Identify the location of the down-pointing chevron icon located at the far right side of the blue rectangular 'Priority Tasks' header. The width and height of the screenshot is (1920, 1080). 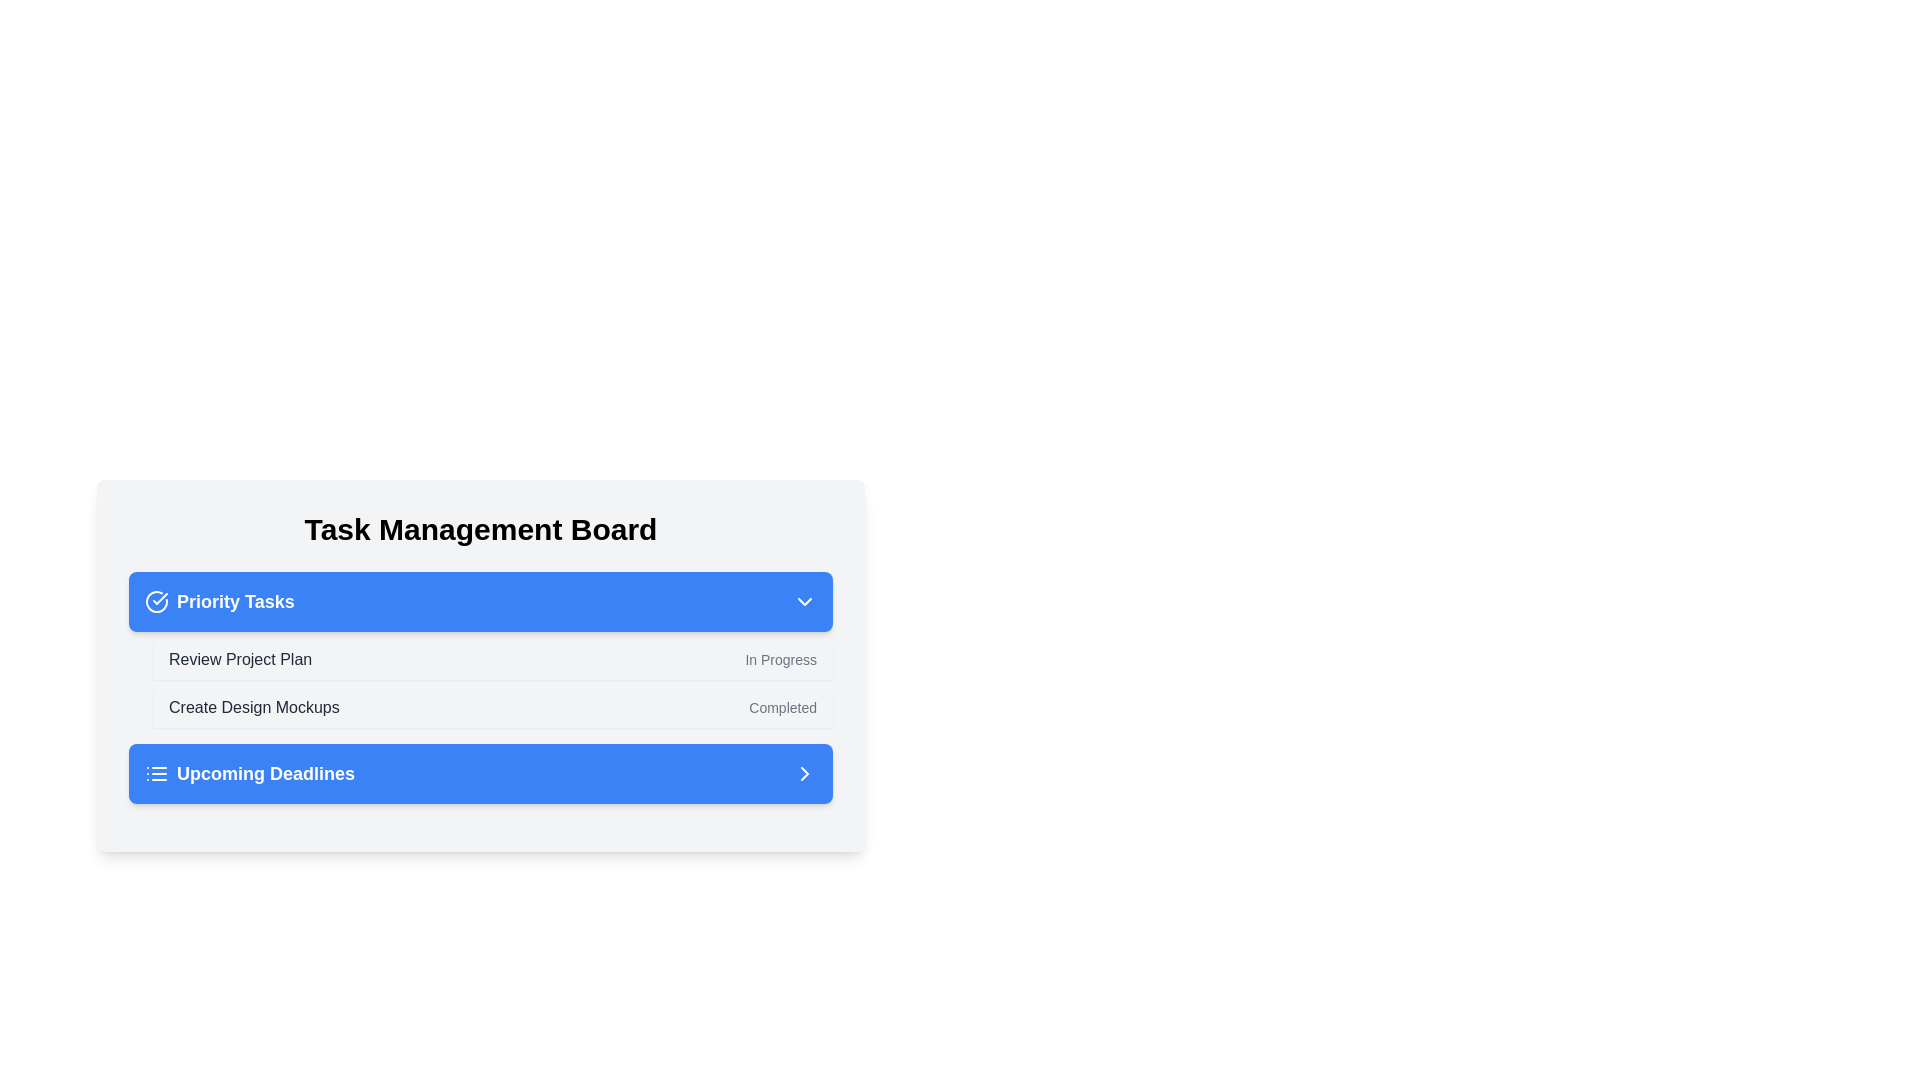
(805, 600).